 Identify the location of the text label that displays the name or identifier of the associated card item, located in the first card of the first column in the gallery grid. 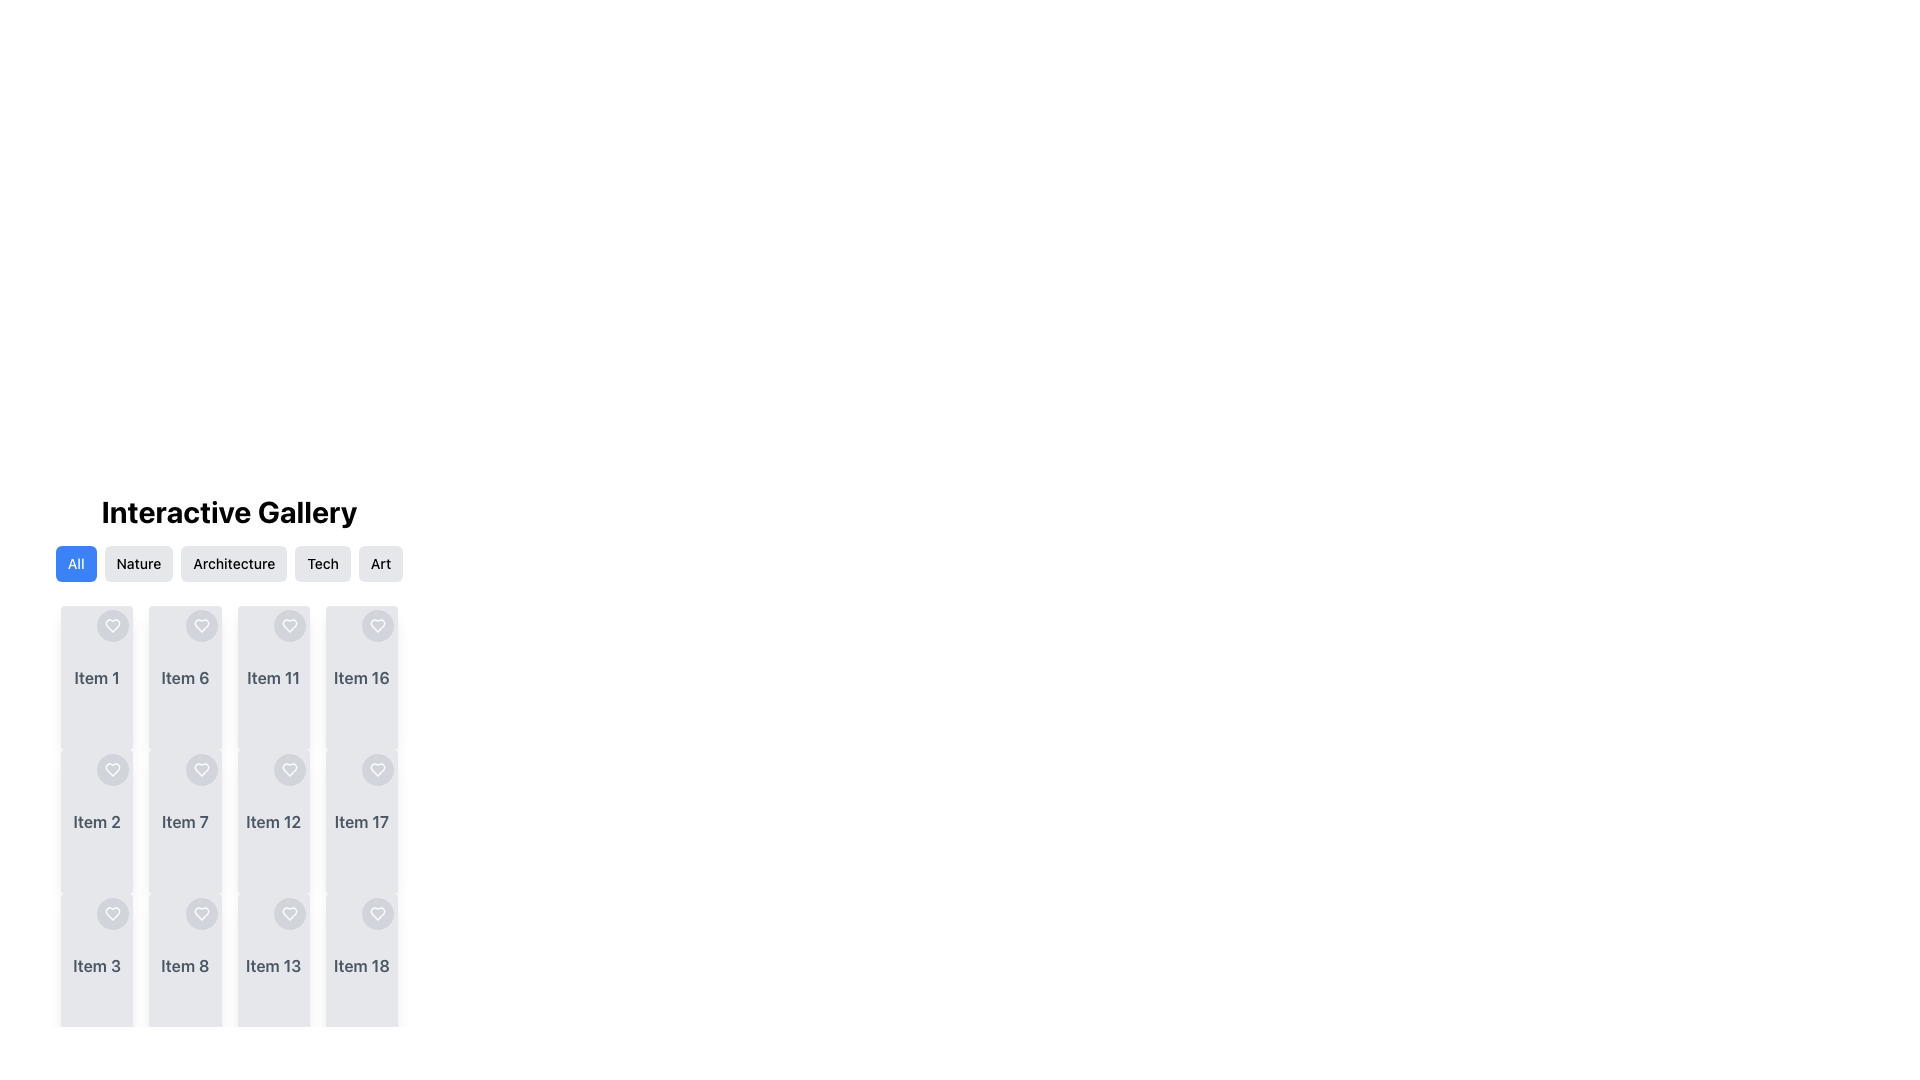
(96, 677).